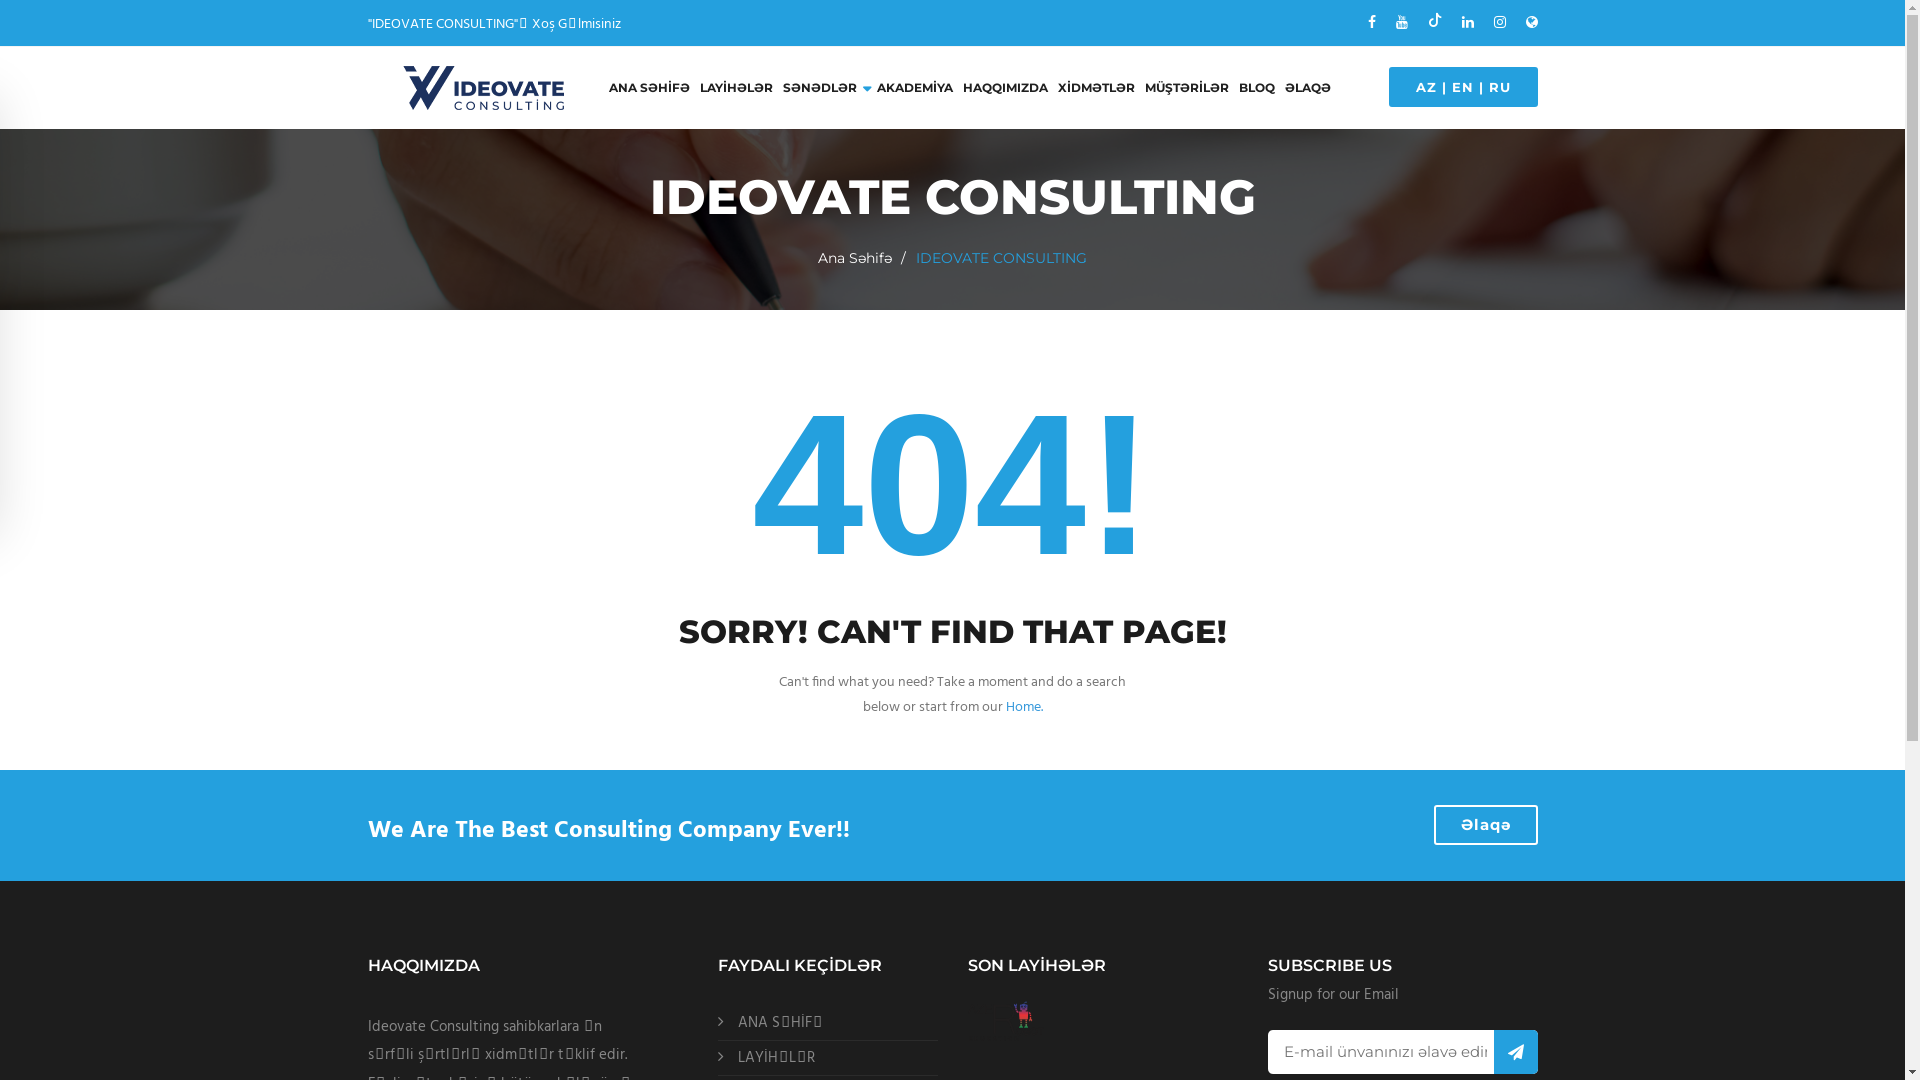  I want to click on 'RU', so click(1498, 86).